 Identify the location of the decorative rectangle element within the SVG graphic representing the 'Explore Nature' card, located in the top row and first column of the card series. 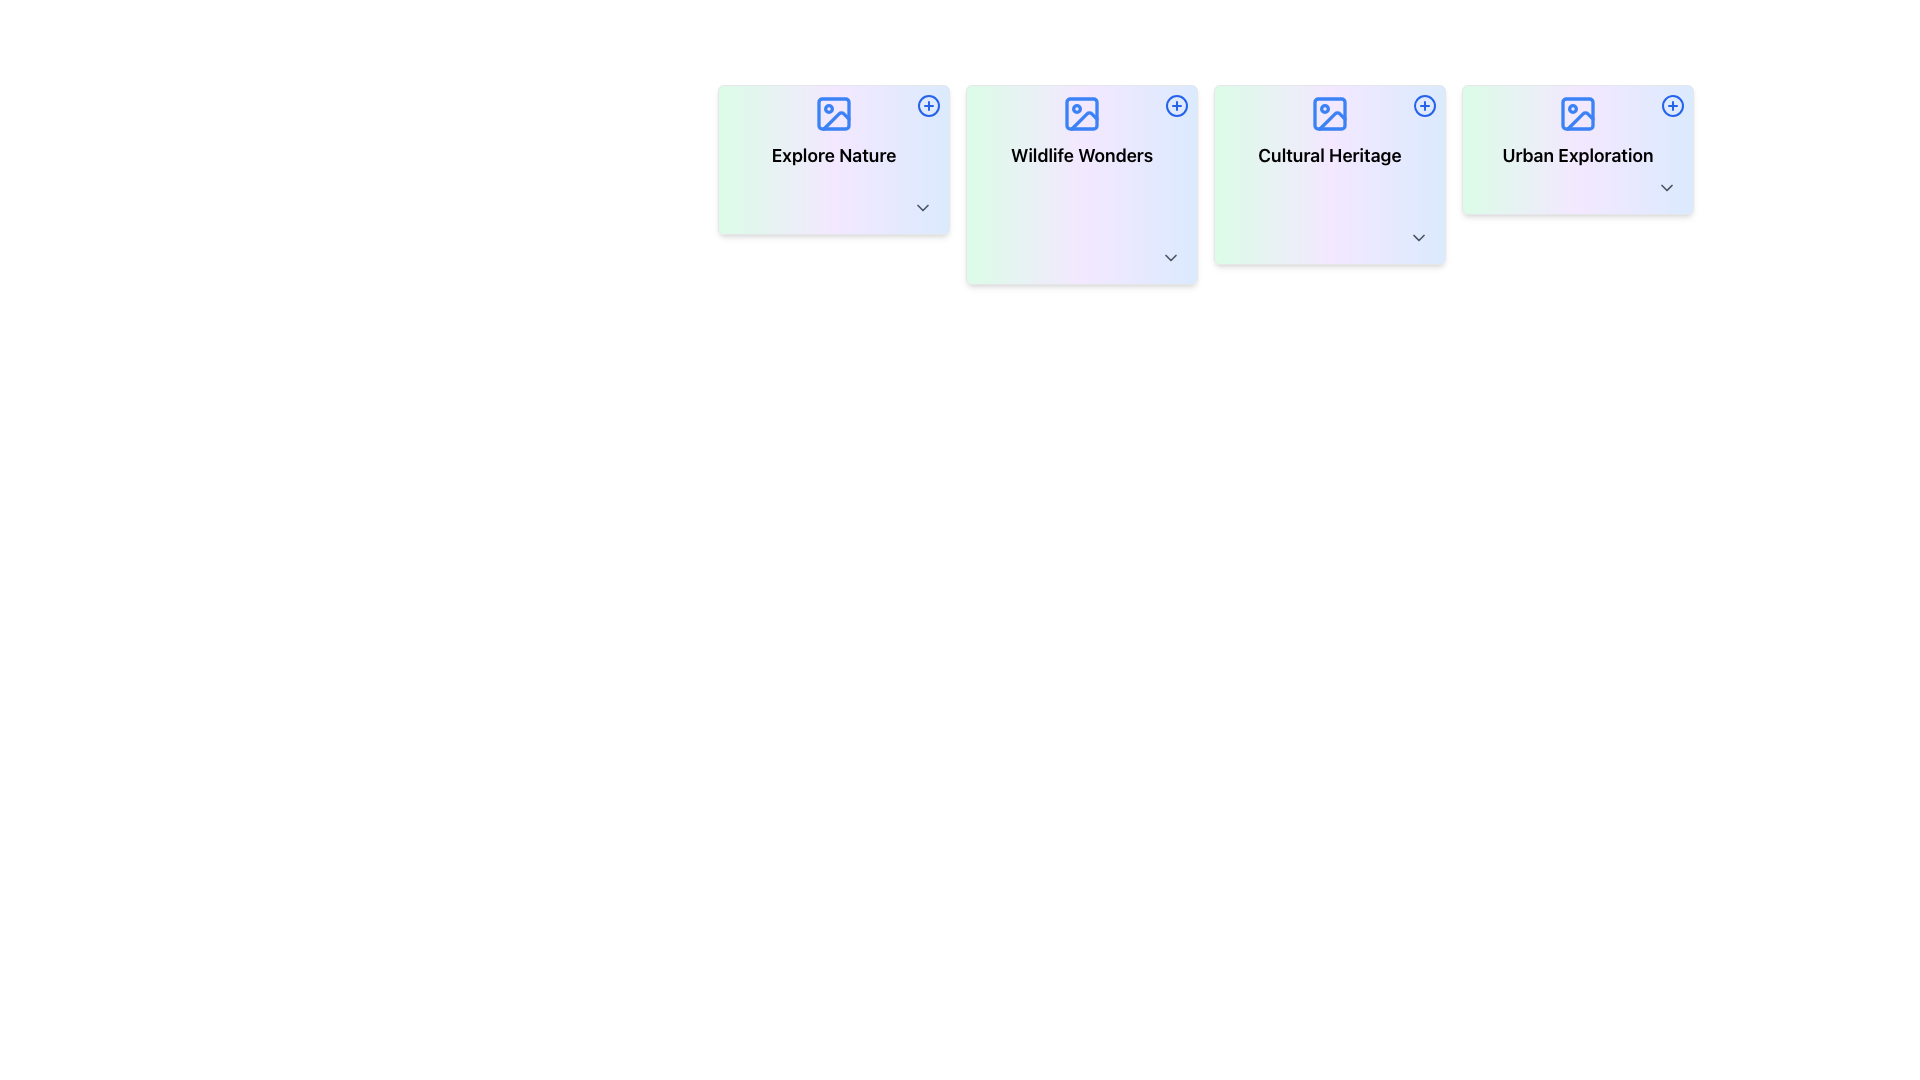
(834, 114).